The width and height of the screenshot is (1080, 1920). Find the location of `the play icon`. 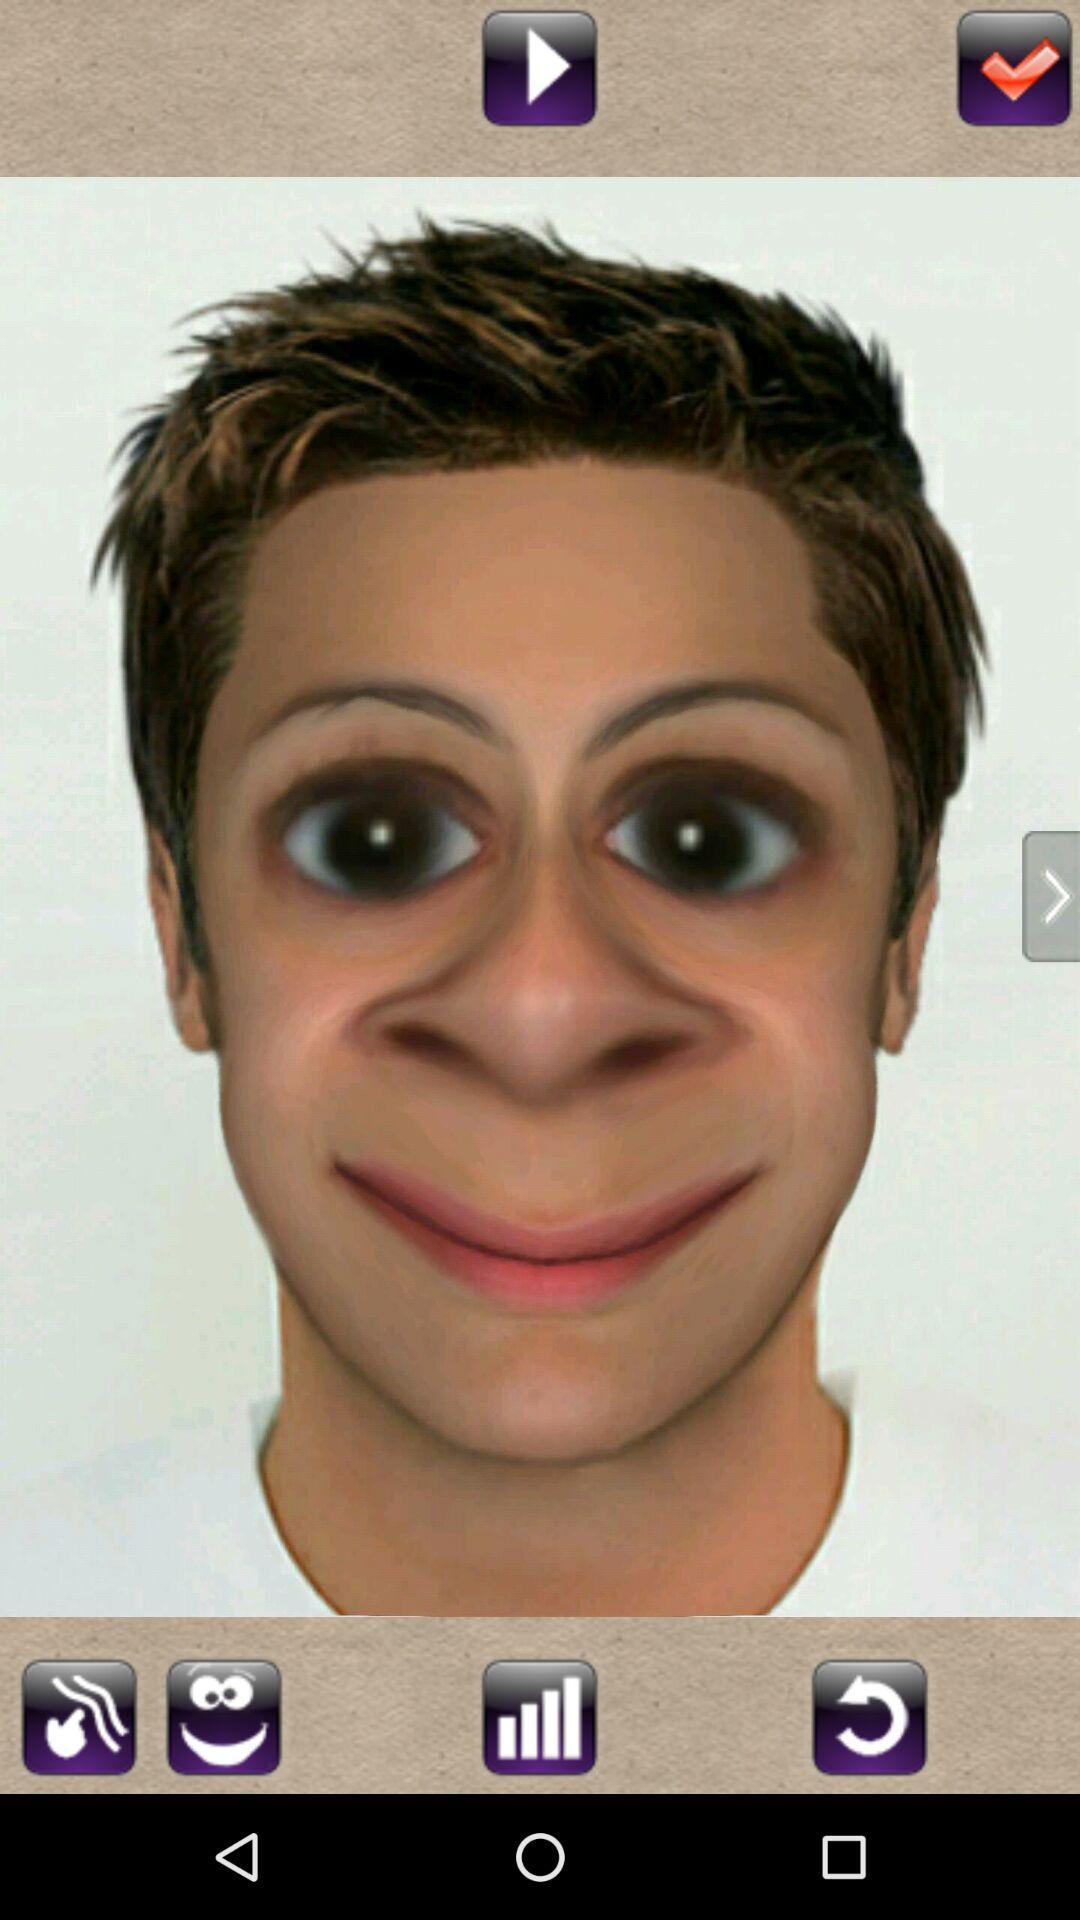

the play icon is located at coordinates (538, 70).